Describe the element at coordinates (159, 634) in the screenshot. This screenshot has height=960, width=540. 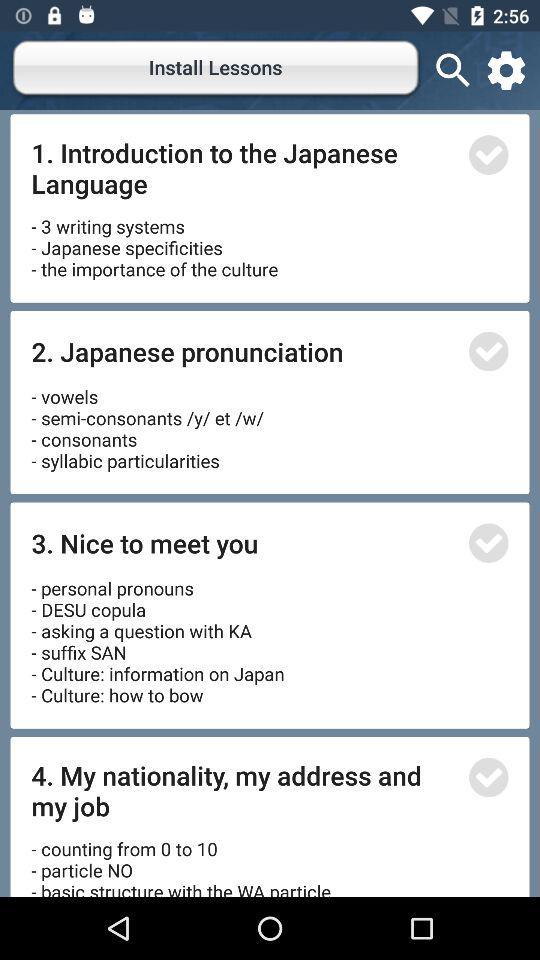
I see `the icon below 3 nice to icon` at that location.